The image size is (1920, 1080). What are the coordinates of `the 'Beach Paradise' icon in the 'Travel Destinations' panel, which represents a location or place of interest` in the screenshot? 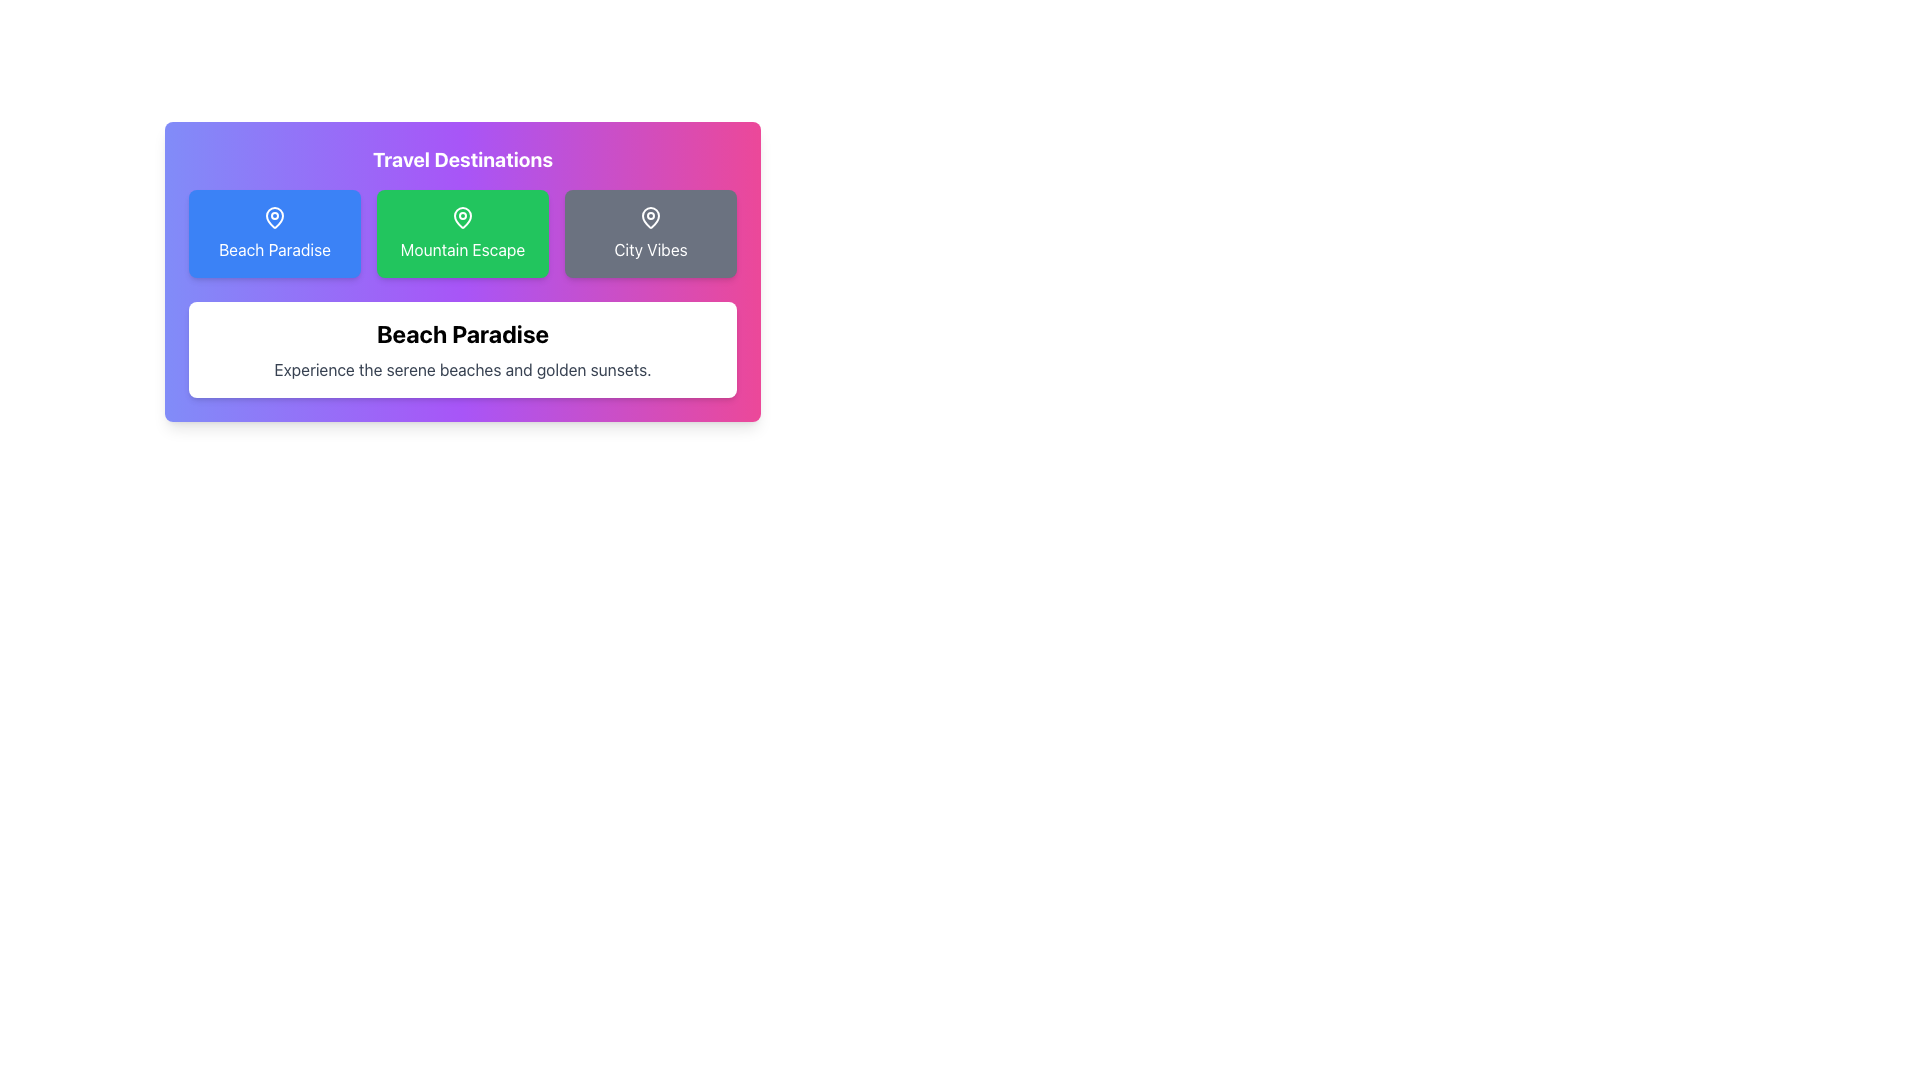 It's located at (273, 218).